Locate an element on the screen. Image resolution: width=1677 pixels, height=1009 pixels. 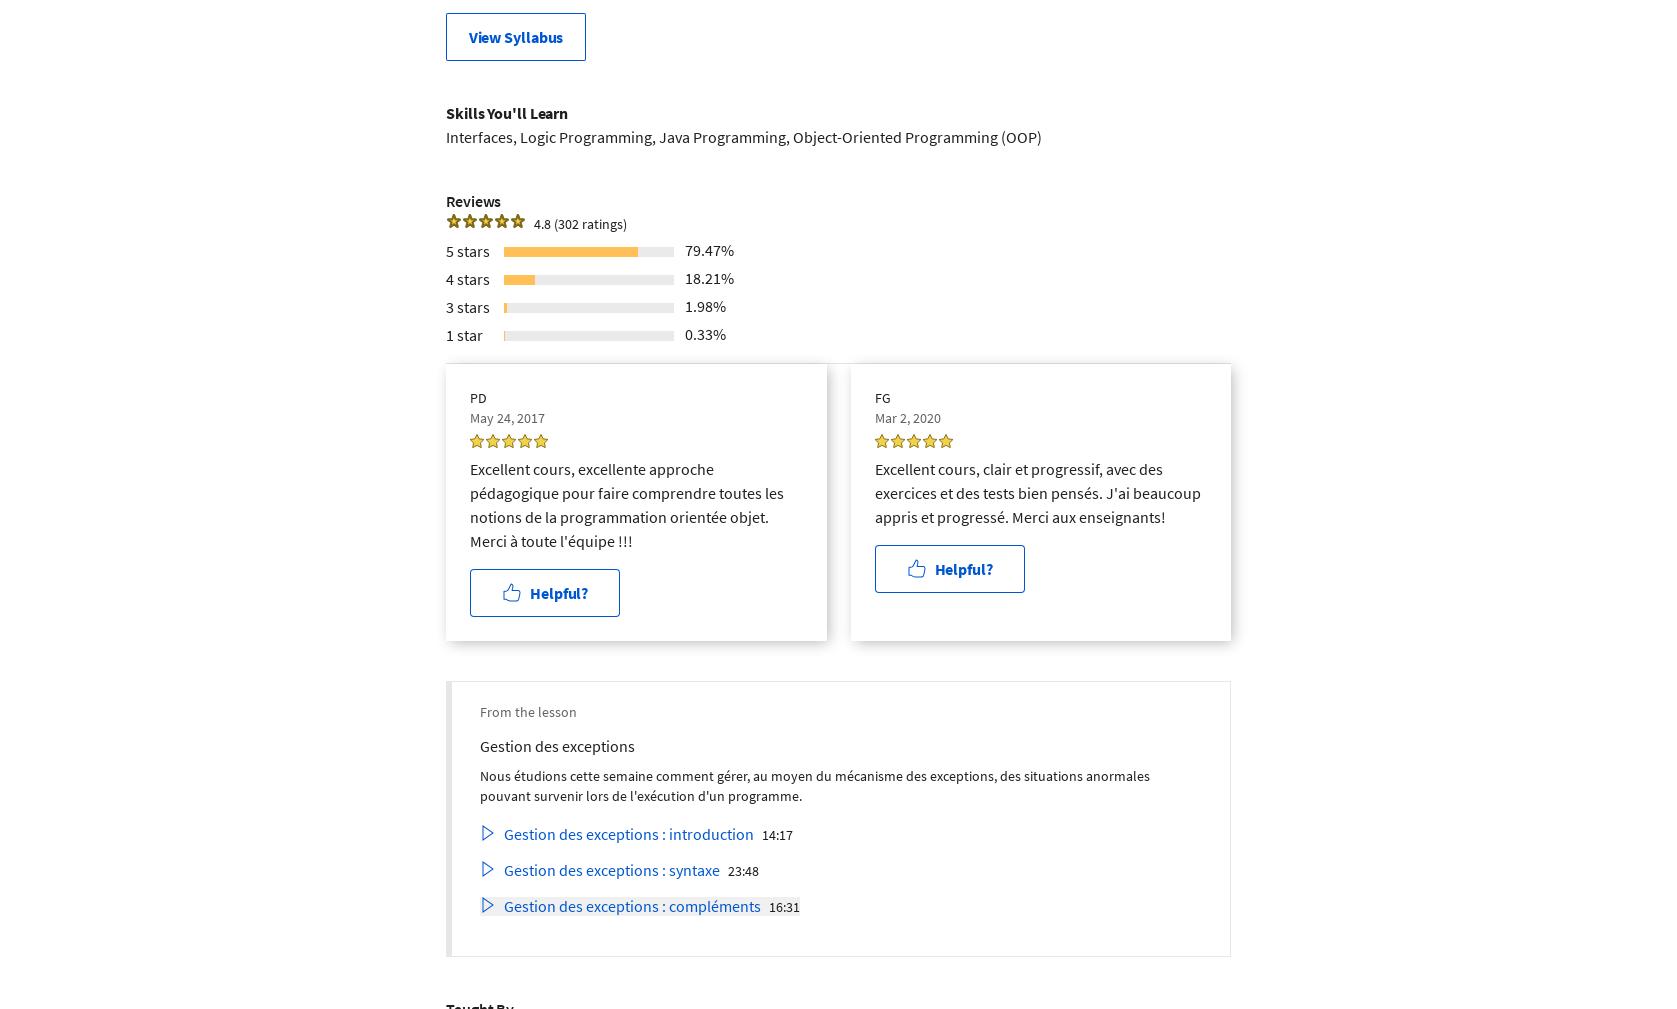
'From the lesson' is located at coordinates (527, 711).